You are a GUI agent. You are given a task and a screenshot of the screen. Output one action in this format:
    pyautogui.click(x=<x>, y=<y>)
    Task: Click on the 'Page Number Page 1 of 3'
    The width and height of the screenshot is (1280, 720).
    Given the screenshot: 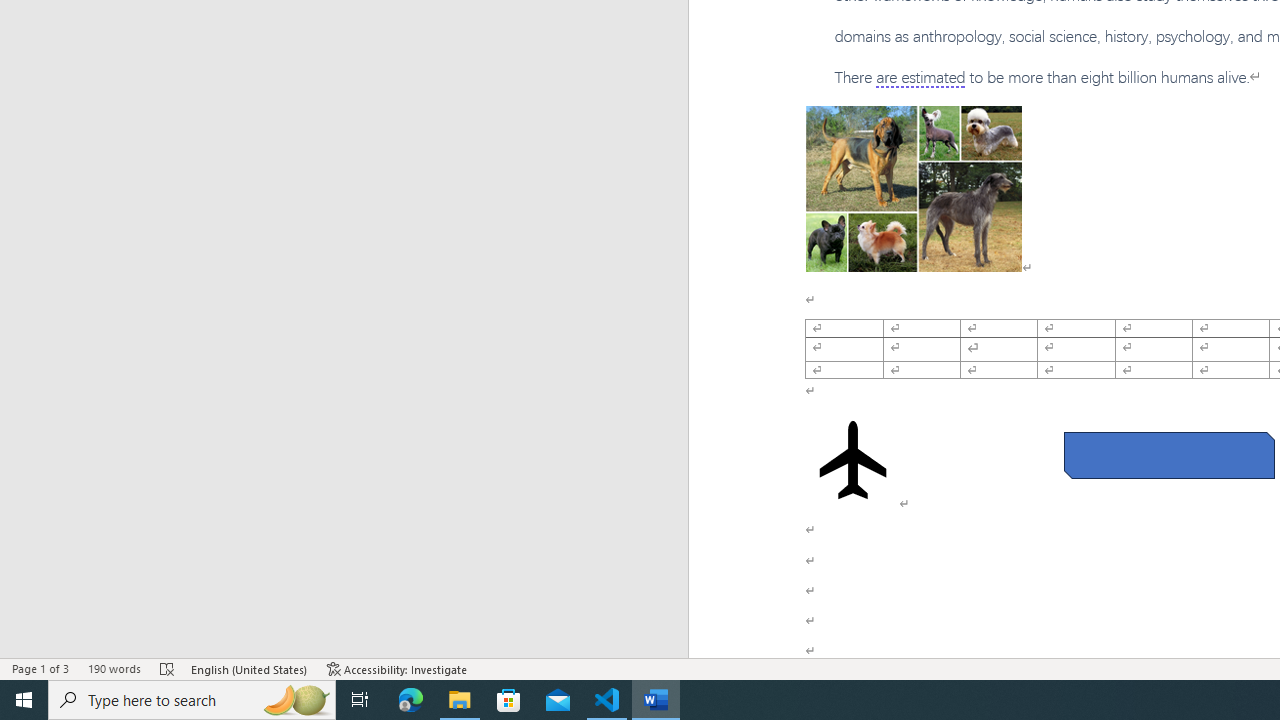 What is the action you would take?
    pyautogui.click(x=40, y=669)
    